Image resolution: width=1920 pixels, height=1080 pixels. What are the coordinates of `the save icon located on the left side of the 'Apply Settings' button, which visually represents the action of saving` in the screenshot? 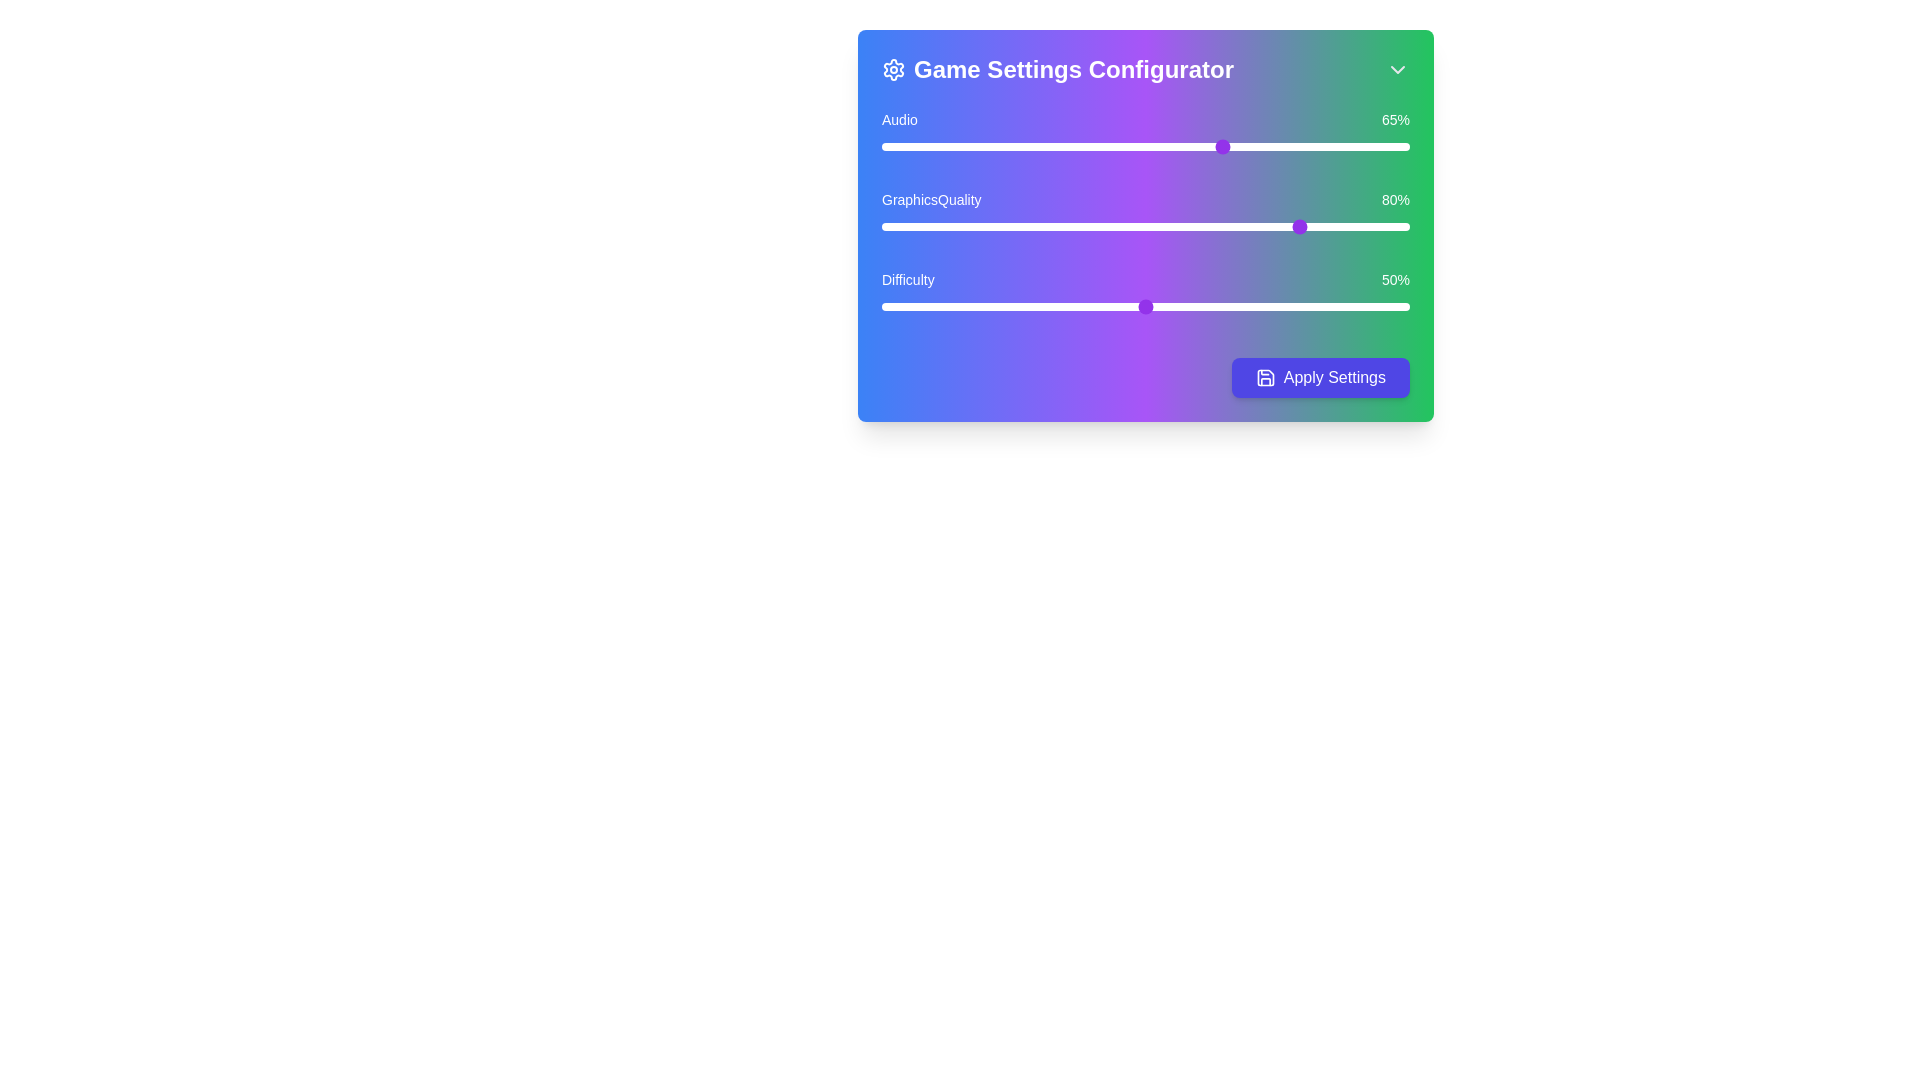 It's located at (1264, 378).